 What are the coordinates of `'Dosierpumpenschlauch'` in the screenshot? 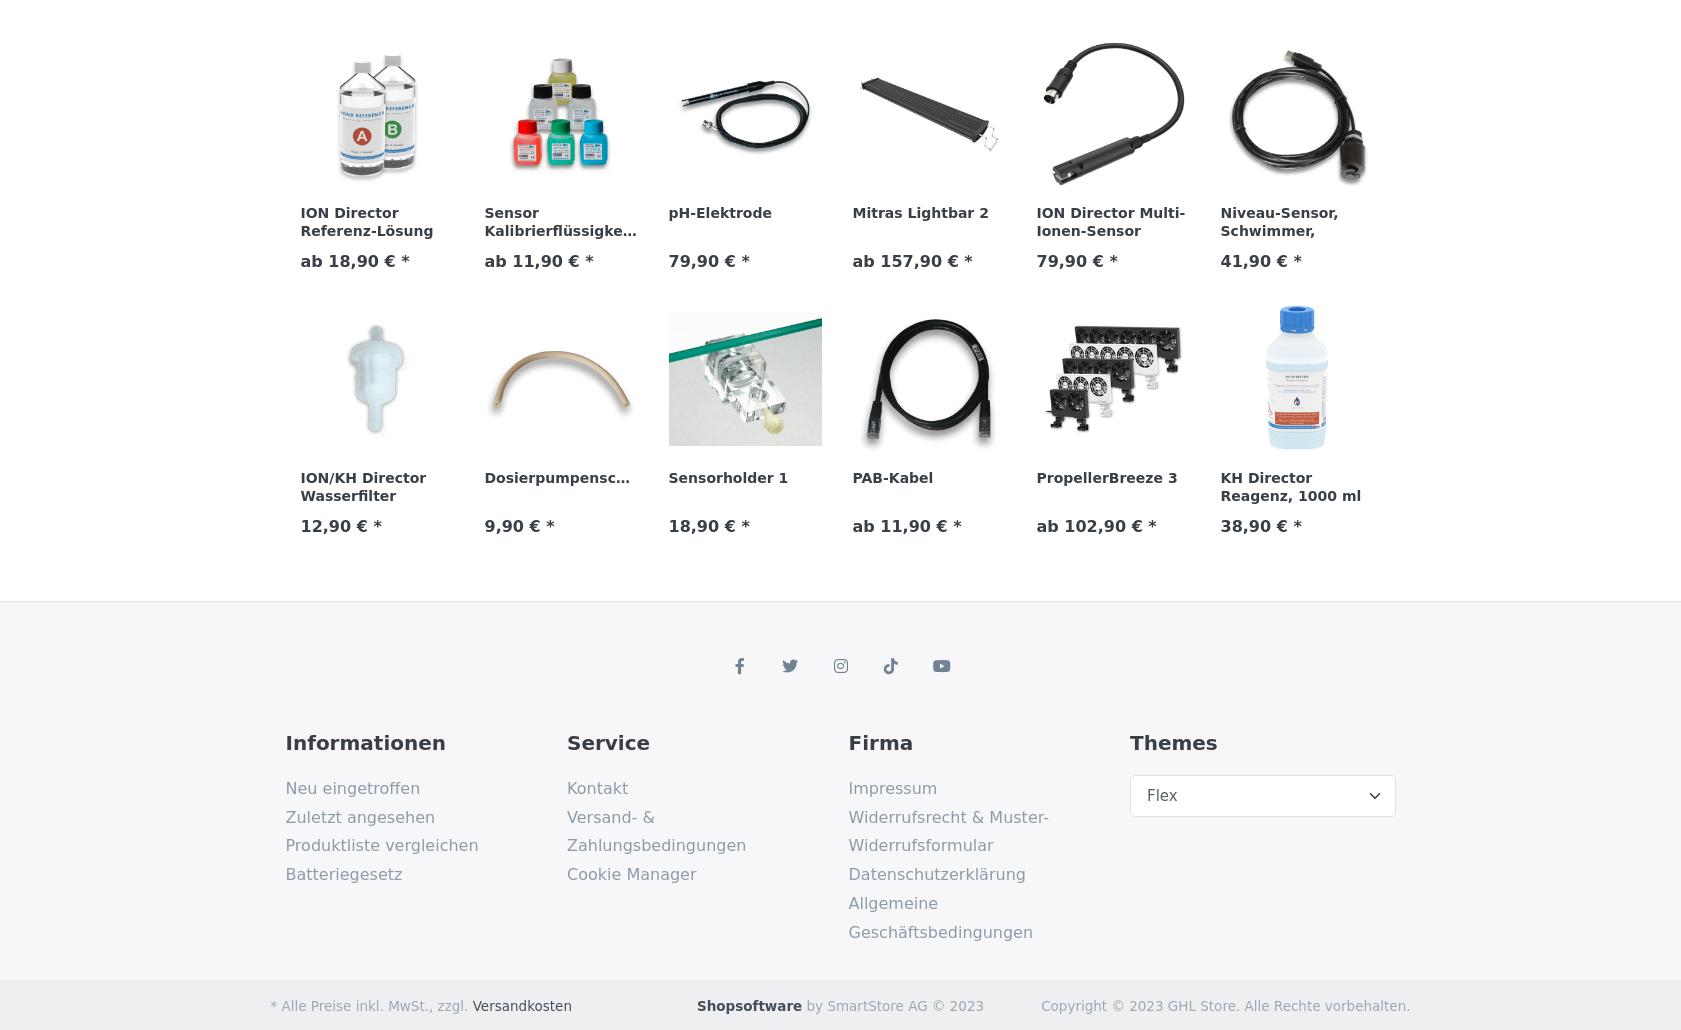 It's located at (575, 475).